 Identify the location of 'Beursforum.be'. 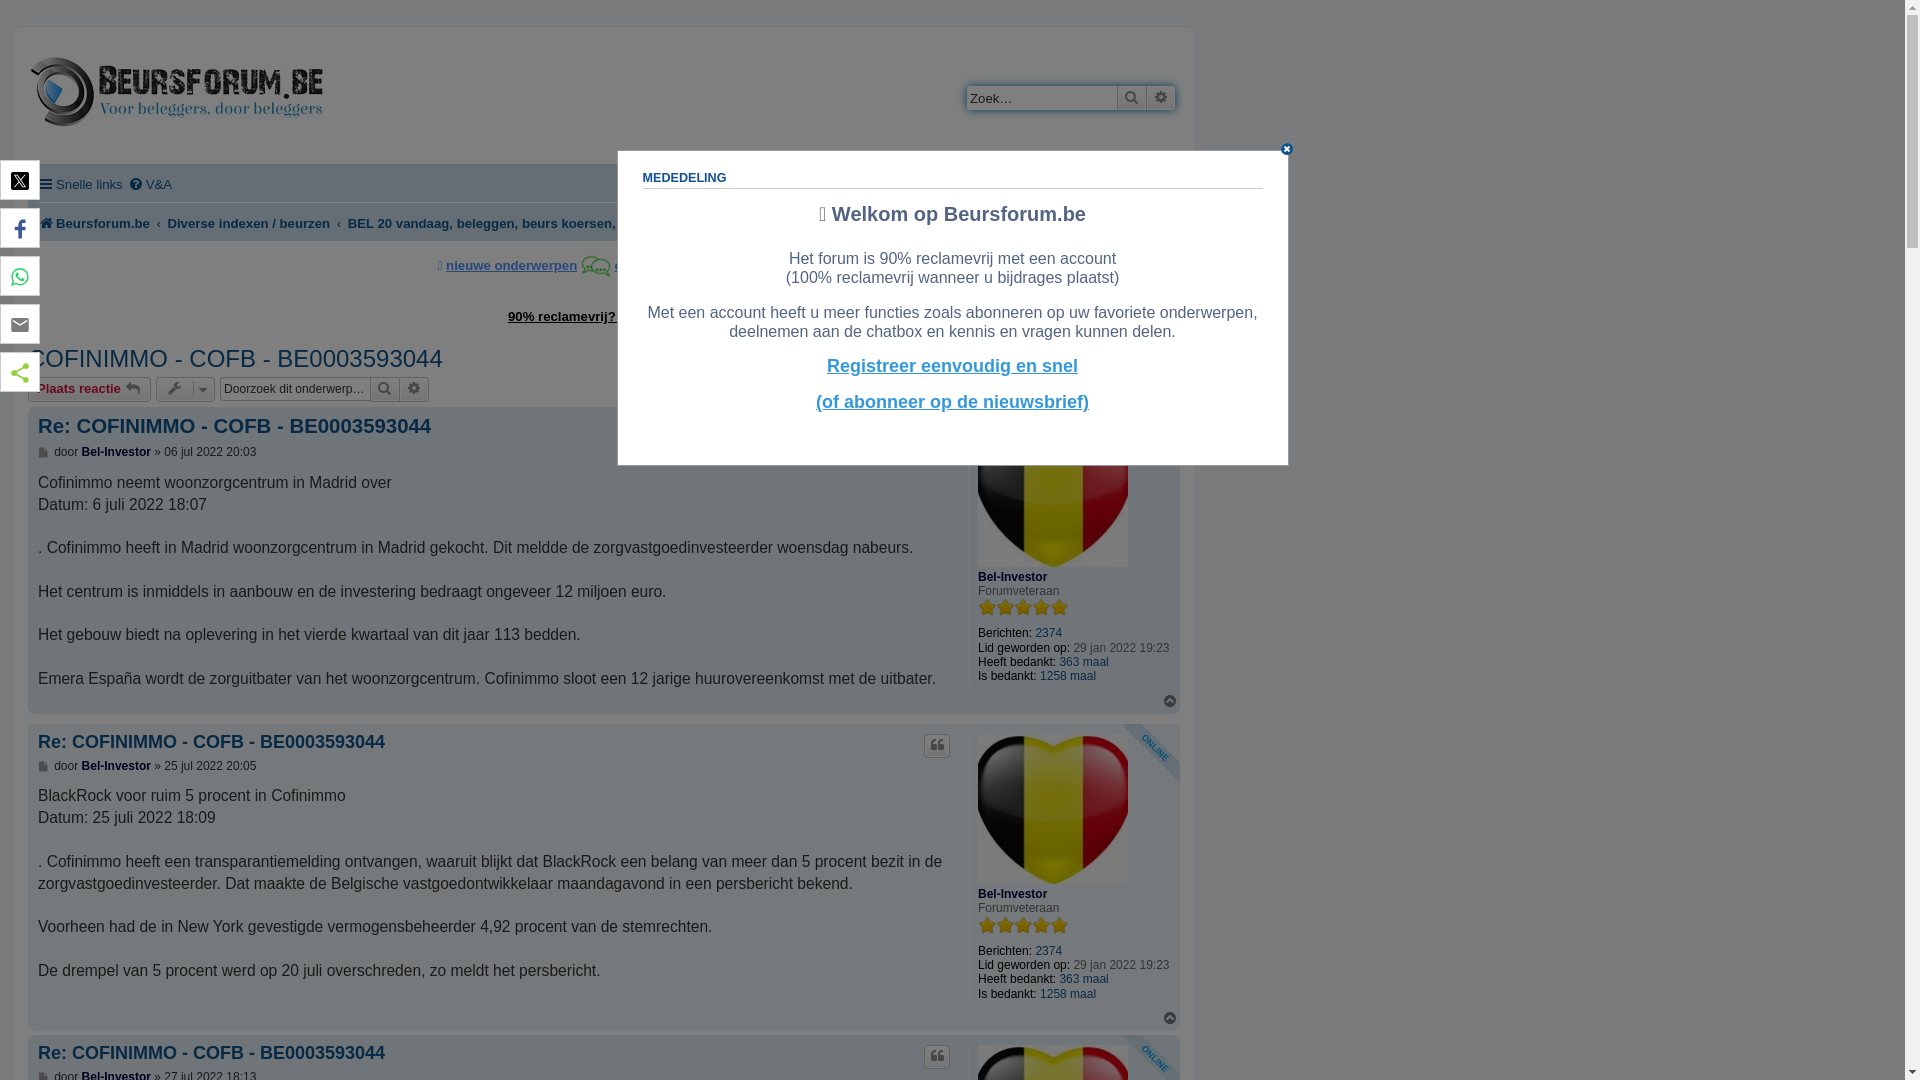
(38, 223).